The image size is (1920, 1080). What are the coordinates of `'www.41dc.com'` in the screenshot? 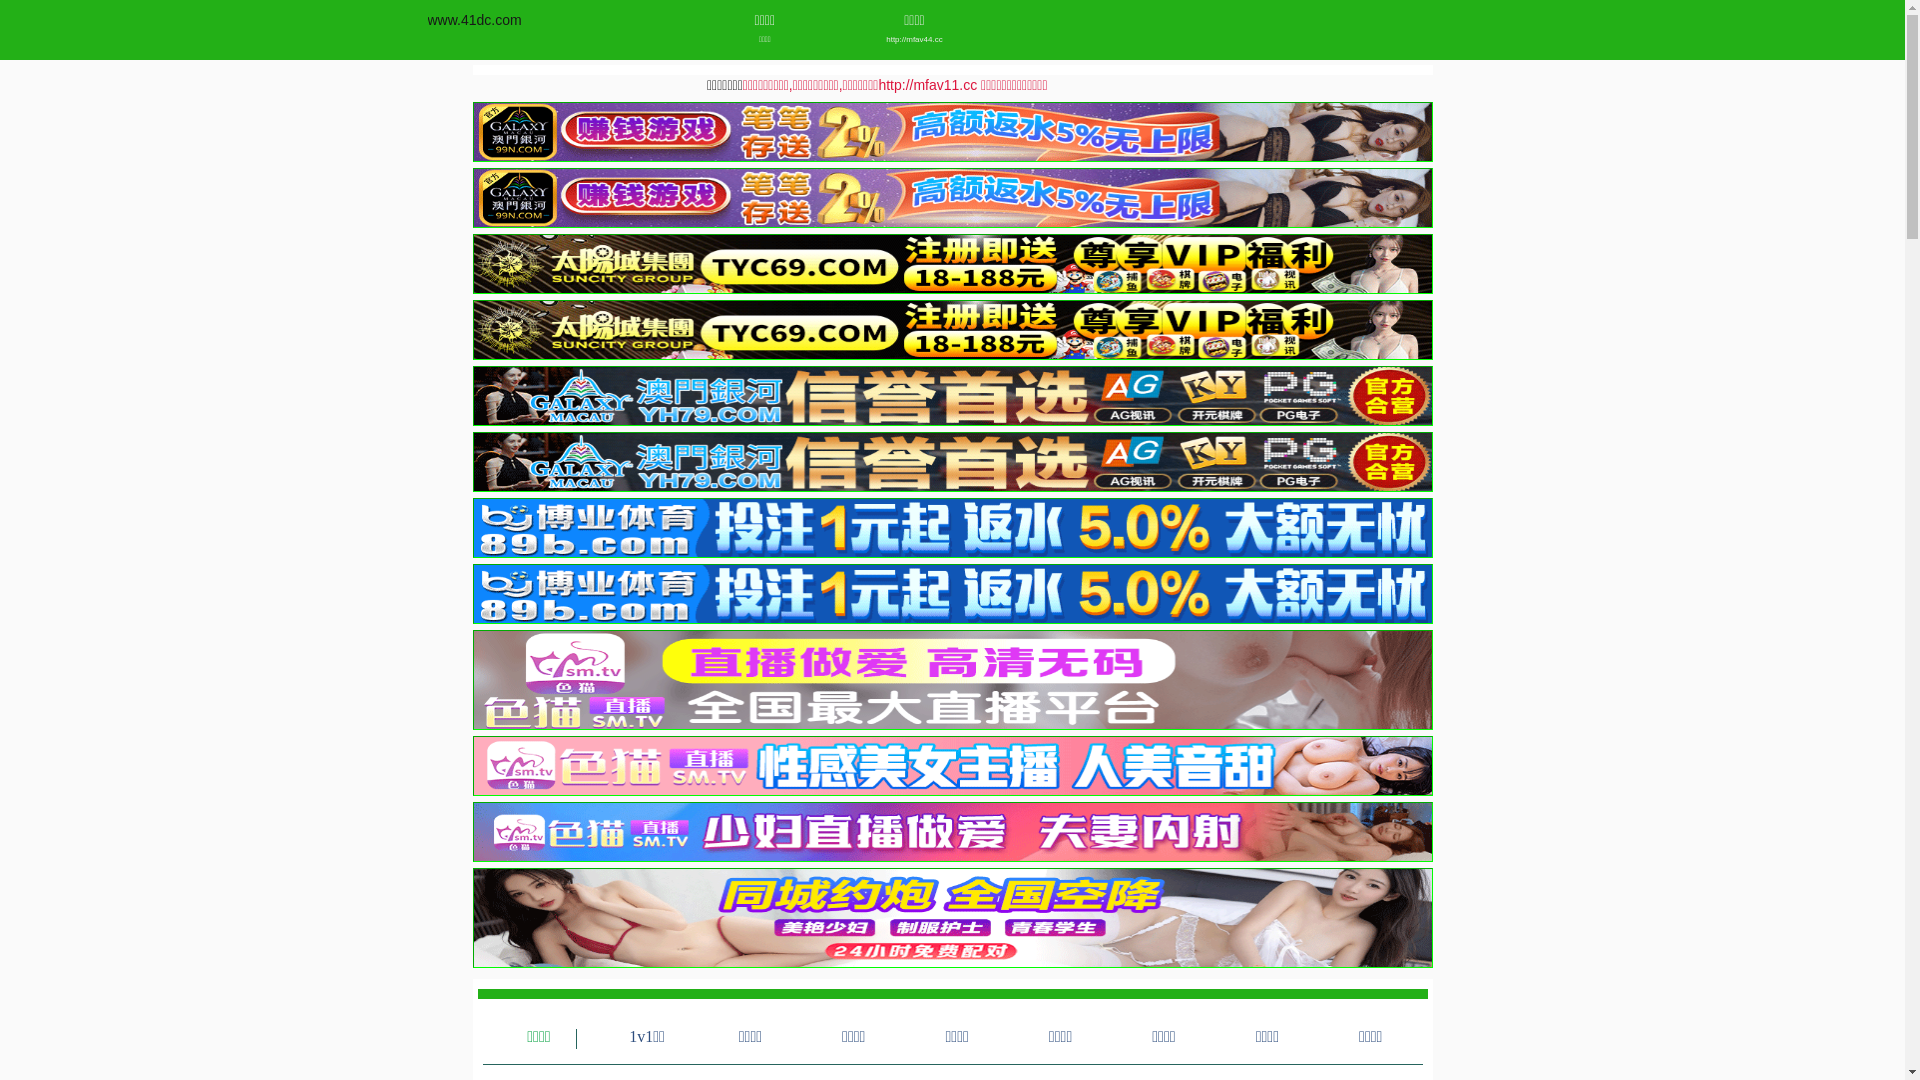 It's located at (474, 19).